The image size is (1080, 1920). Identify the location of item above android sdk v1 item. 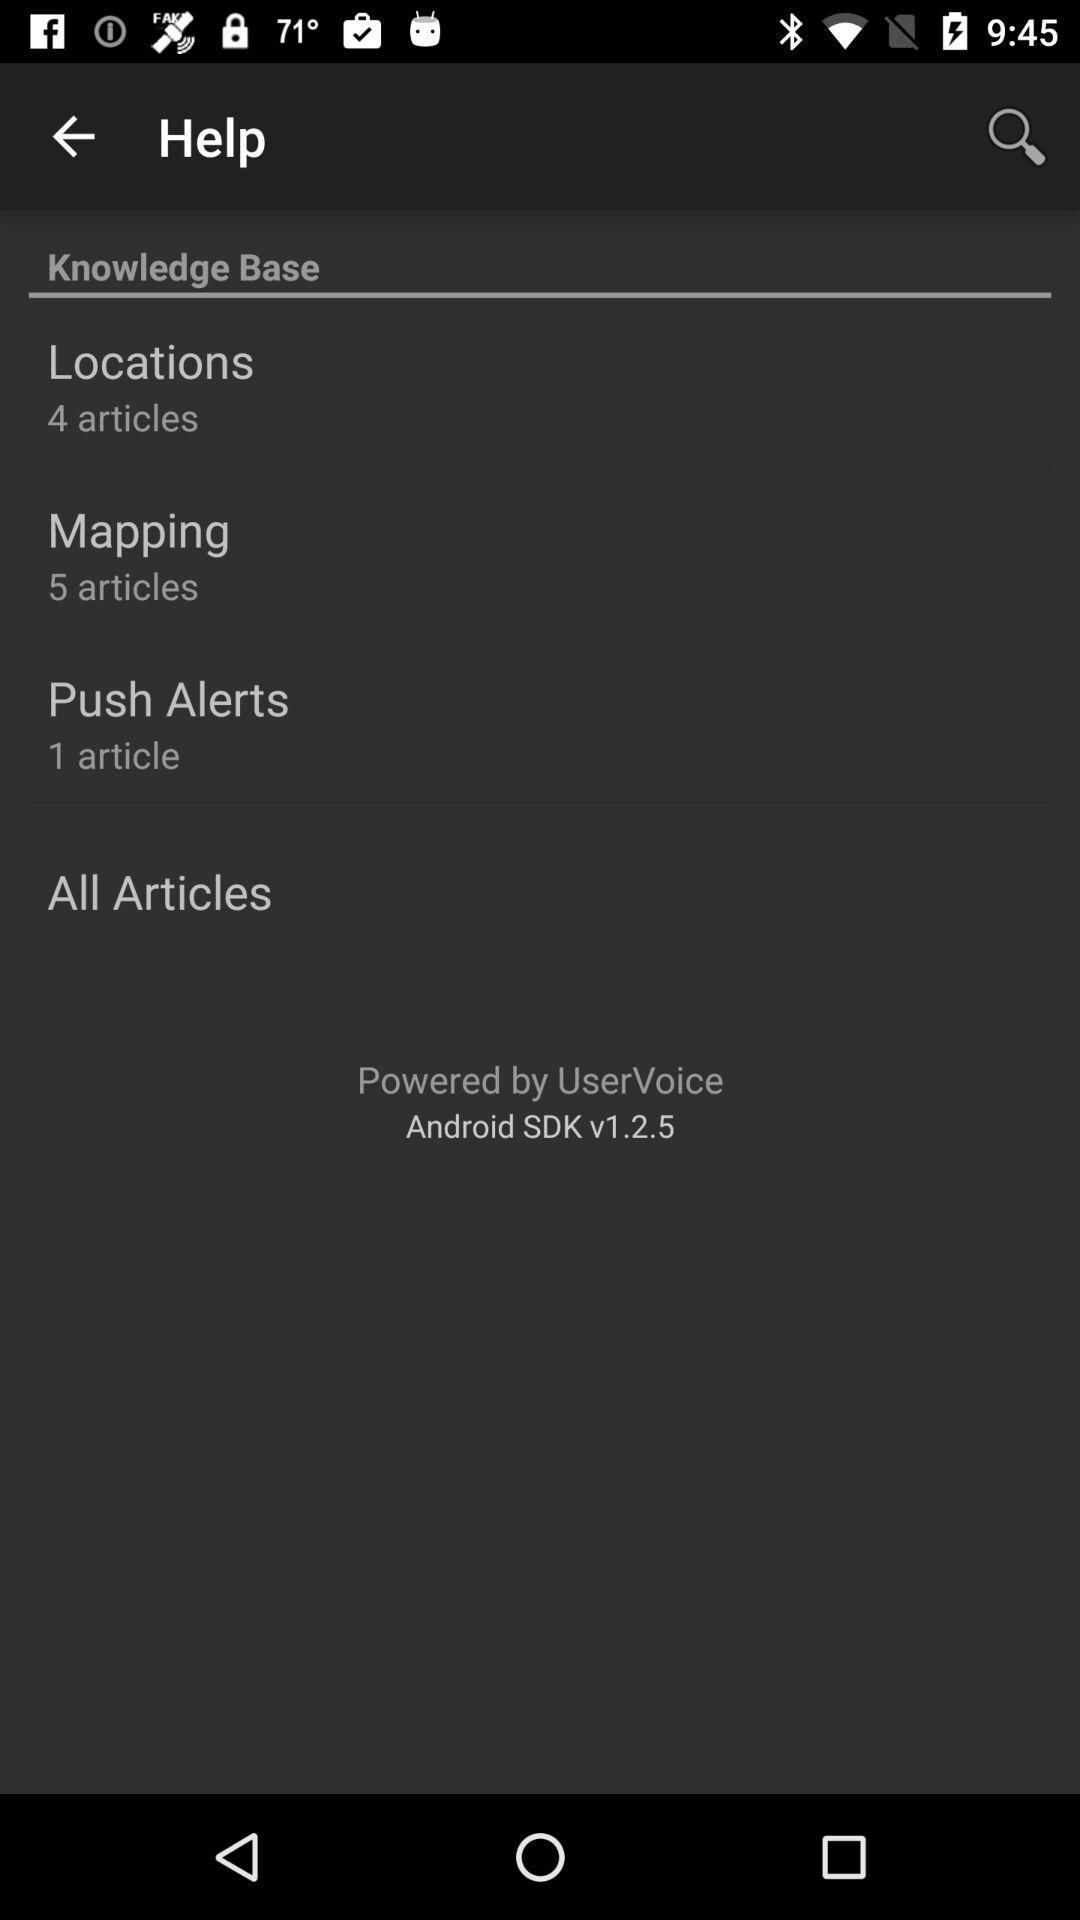
(540, 1078).